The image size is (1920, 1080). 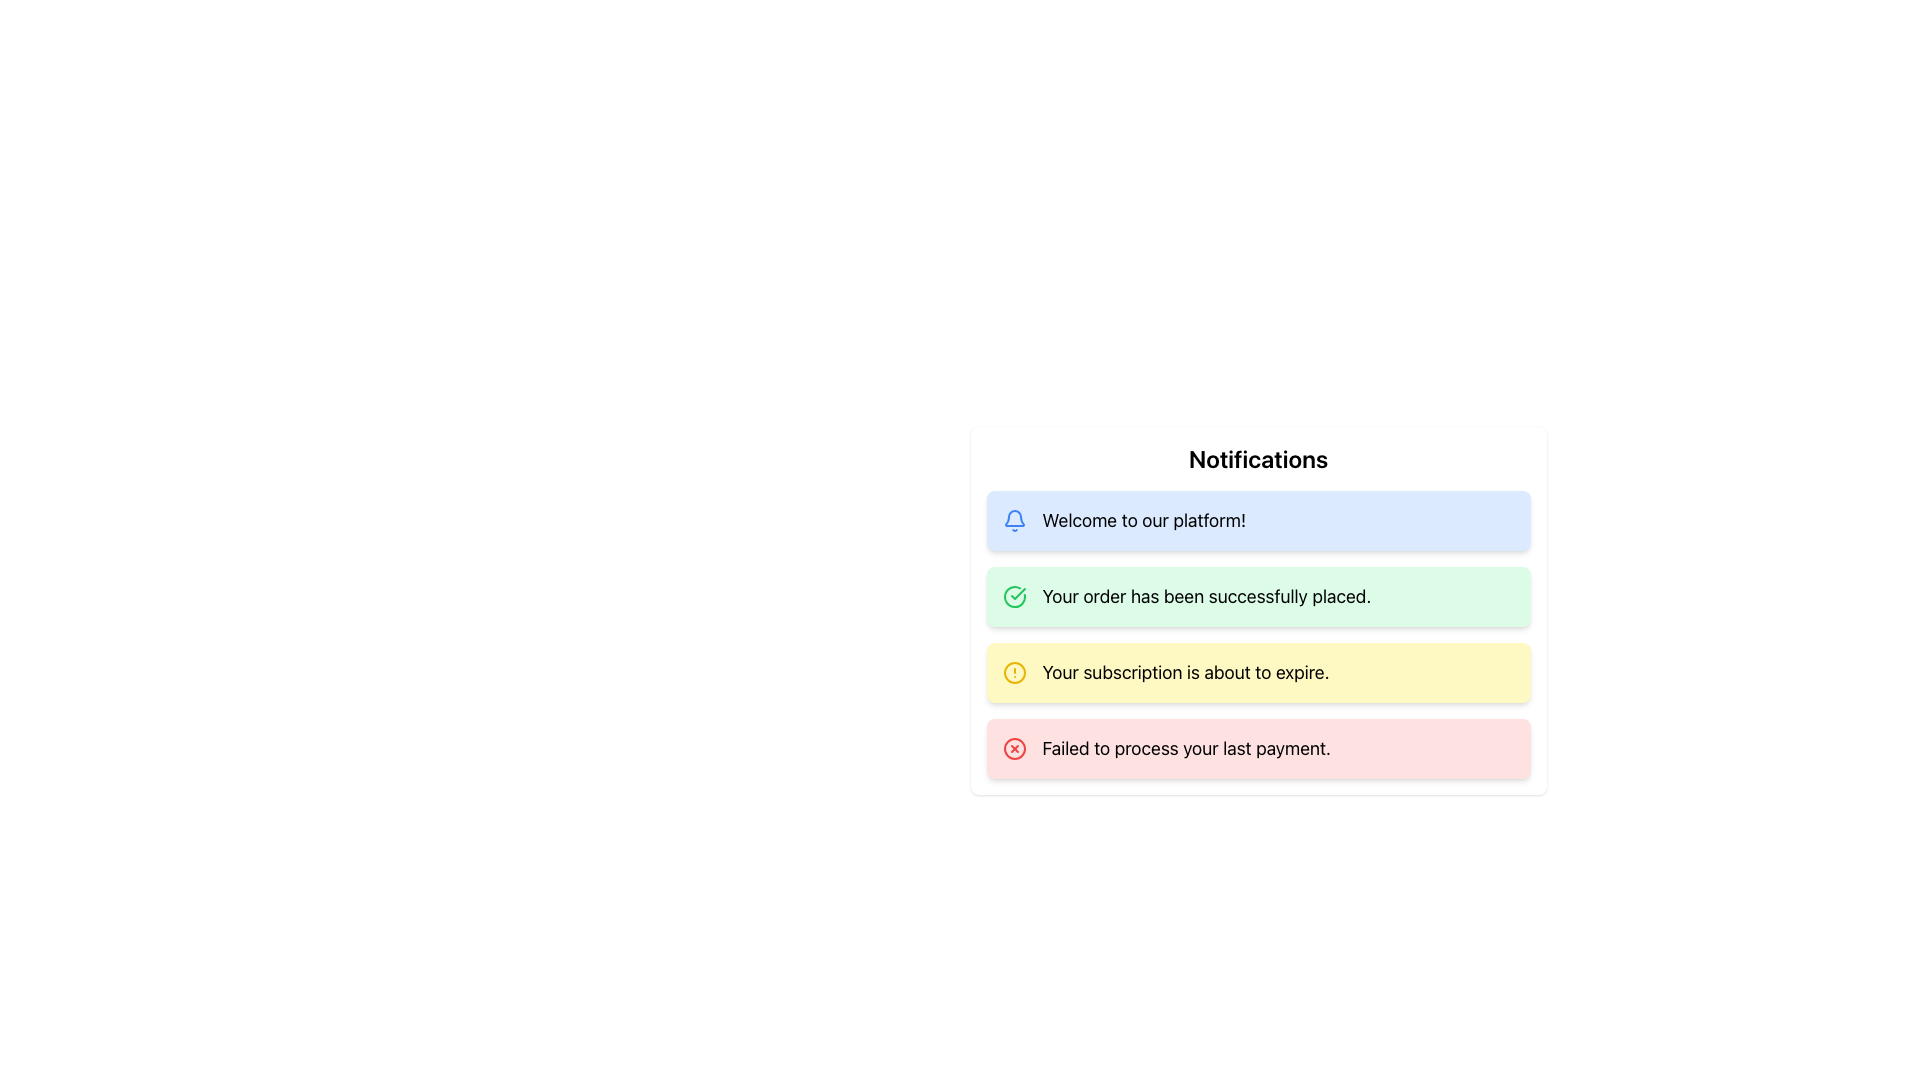 What do you see at coordinates (1205, 596) in the screenshot?
I see `static text that displays the message 'Your order has been successfully placed.' within the green alert box positioned as the second notification in the vertical notification list` at bounding box center [1205, 596].